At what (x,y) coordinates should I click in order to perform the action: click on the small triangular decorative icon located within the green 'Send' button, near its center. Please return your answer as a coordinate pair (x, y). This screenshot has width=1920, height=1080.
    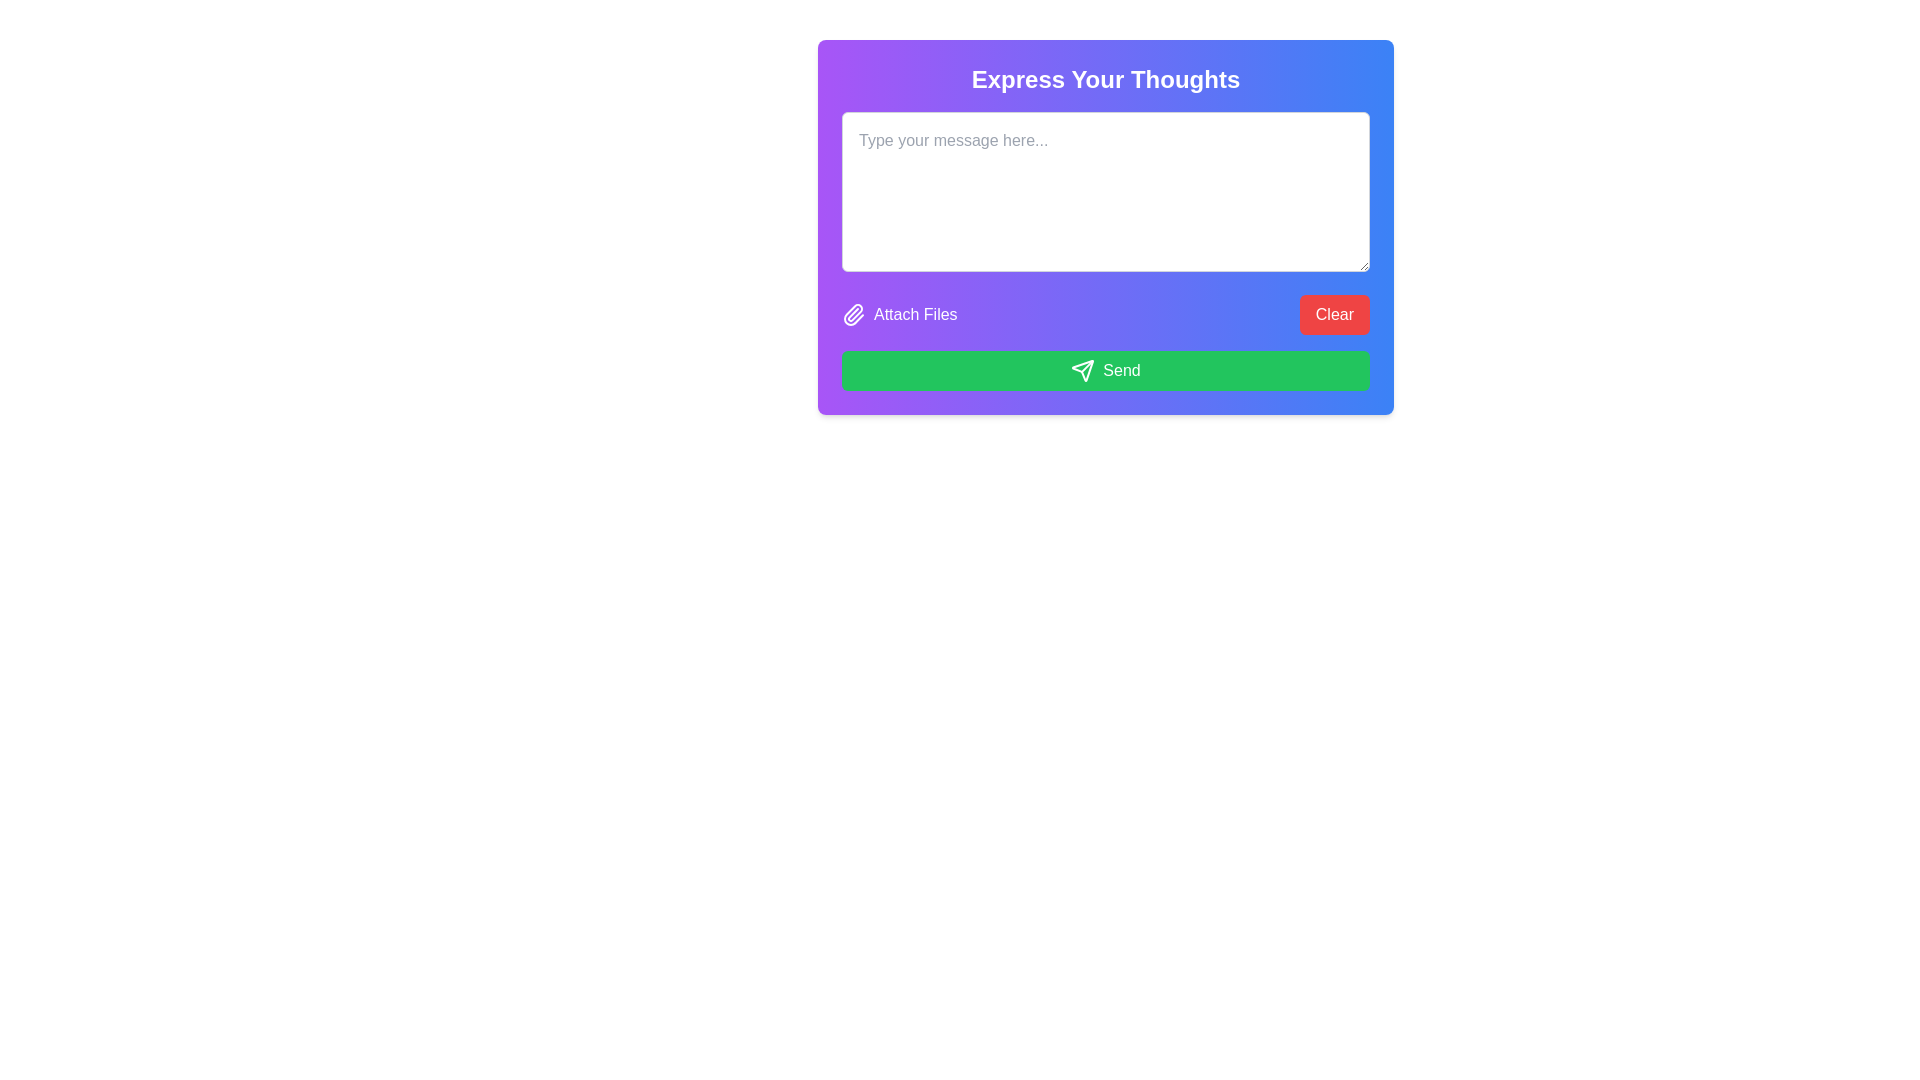
    Looking at the image, I should click on (1082, 370).